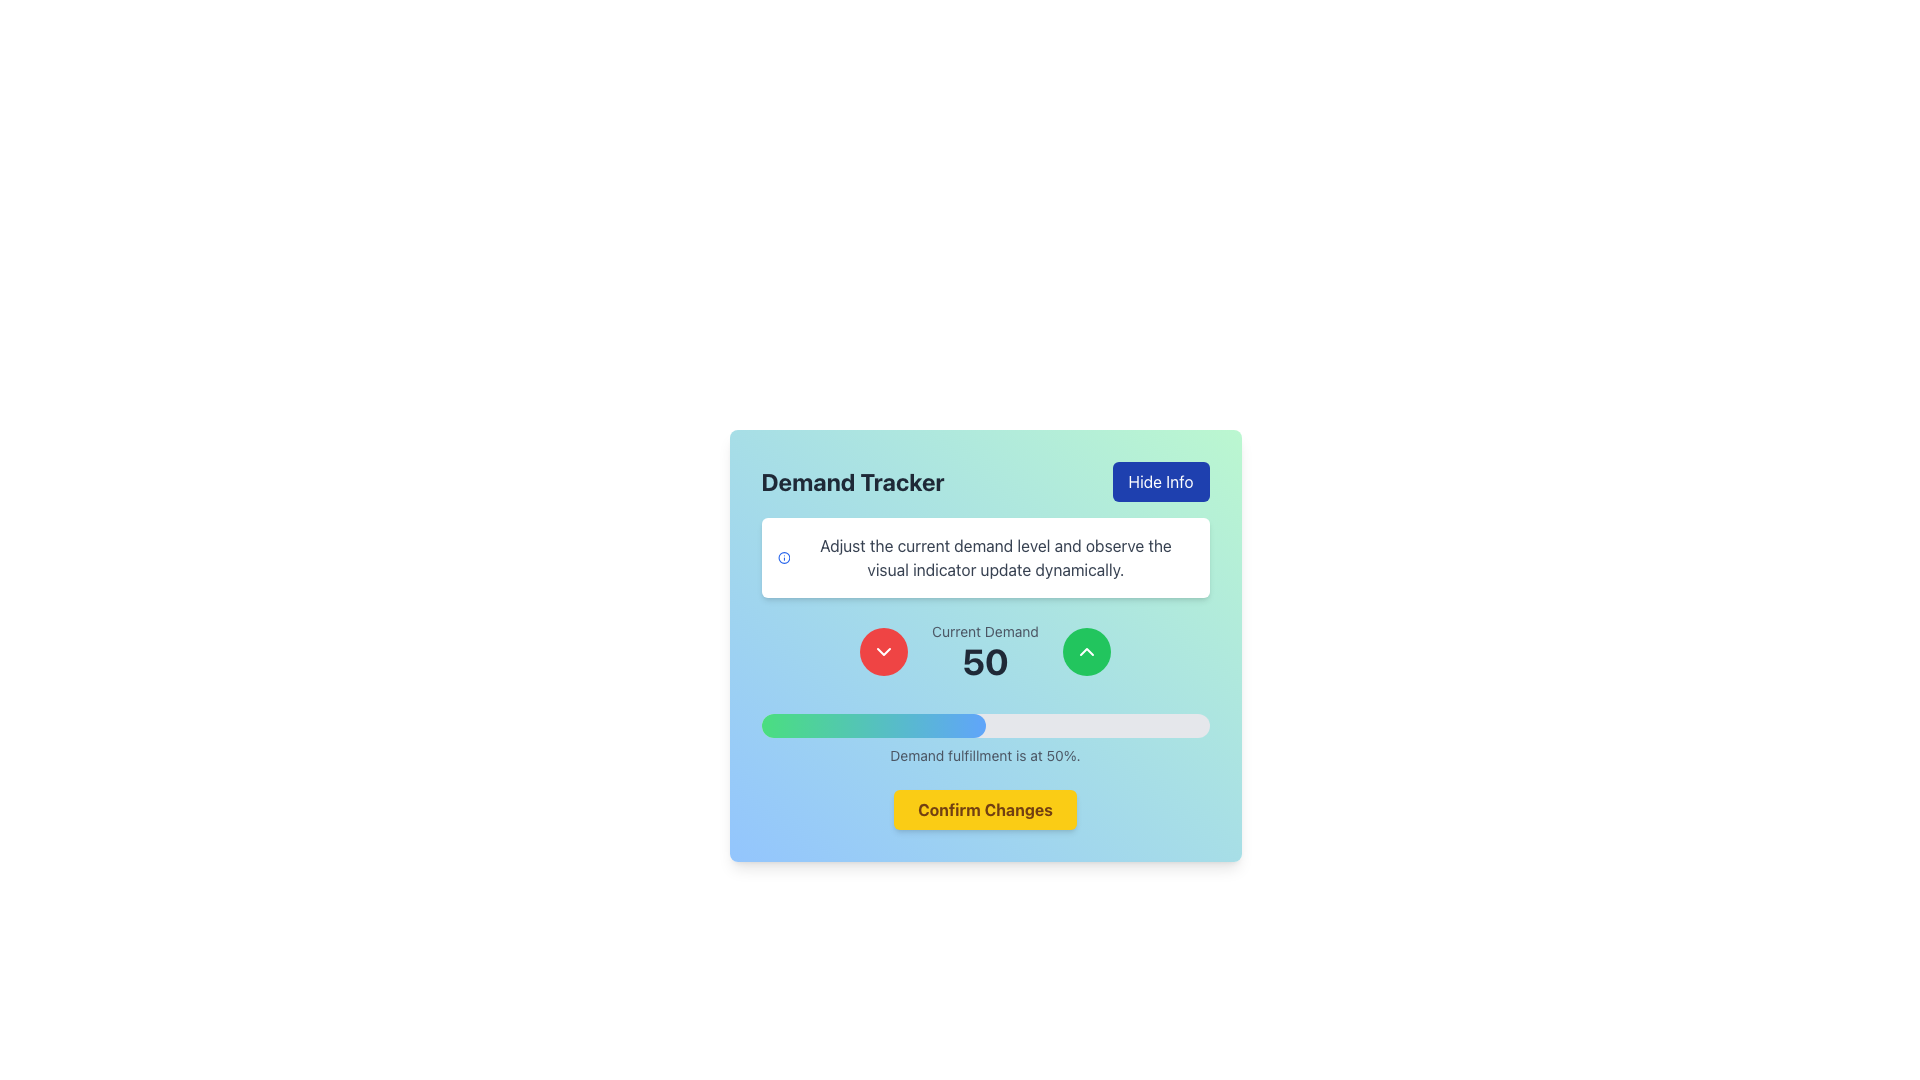 The height and width of the screenshot is (1080, 1920). What do you see at coordinates (985, 756) in the screenshot?
I see `the static text element that summarizes the current status of demand fulfillment, positioned centrally below a progress bar indicating 50% fulfillment` at bounding box center [985, 756].